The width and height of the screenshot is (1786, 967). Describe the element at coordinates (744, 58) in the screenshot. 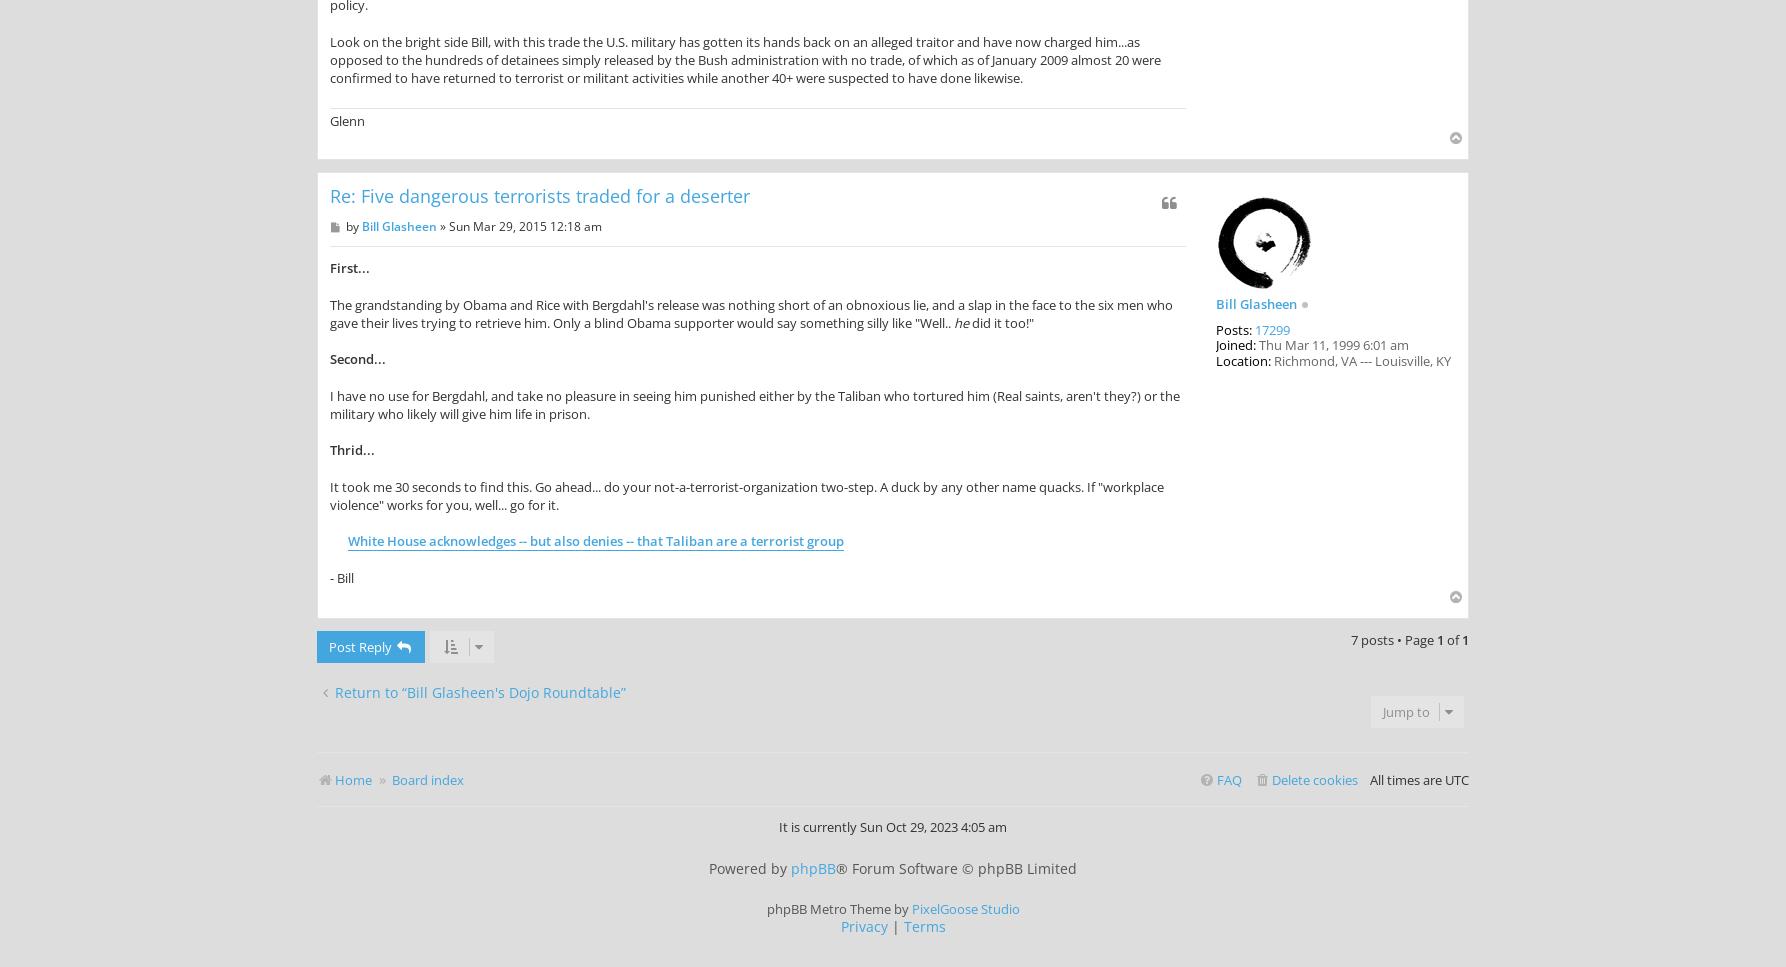

I see `'Look on the bright side Bill, with this trade the U.S. military has gotten its hands back on an alleged traitor and have now charged him...as opposed to the hundreds of detainees simply released by the Bush administration with no trade, of which as of January 2009 almost 20 were confirmed to have returned to terrorist or militant activities while another 40+ were suspected to have done likewise.'` at that location.